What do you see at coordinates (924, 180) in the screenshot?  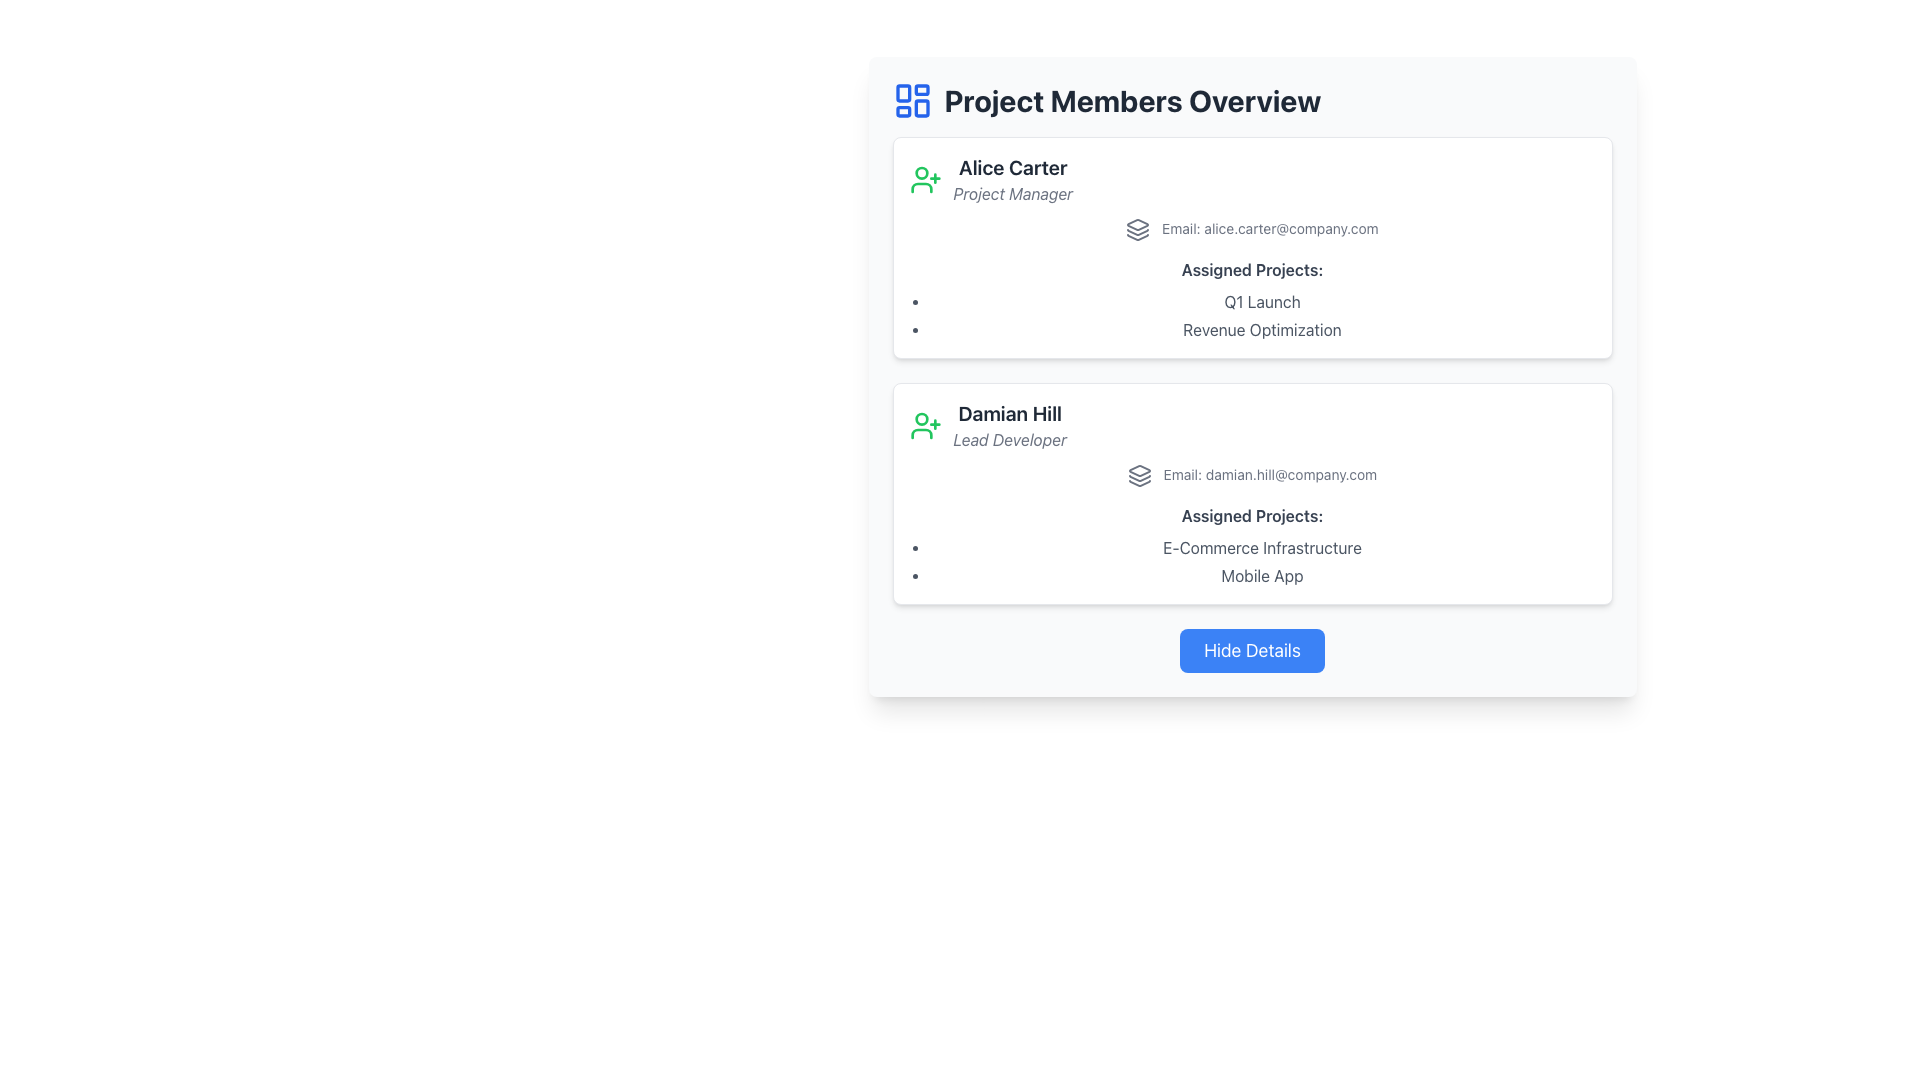 I see `the green SVG icon displaying a user silhouette with a plus sign associated with 'Alice Carter'` at bounding box center [924, 180].